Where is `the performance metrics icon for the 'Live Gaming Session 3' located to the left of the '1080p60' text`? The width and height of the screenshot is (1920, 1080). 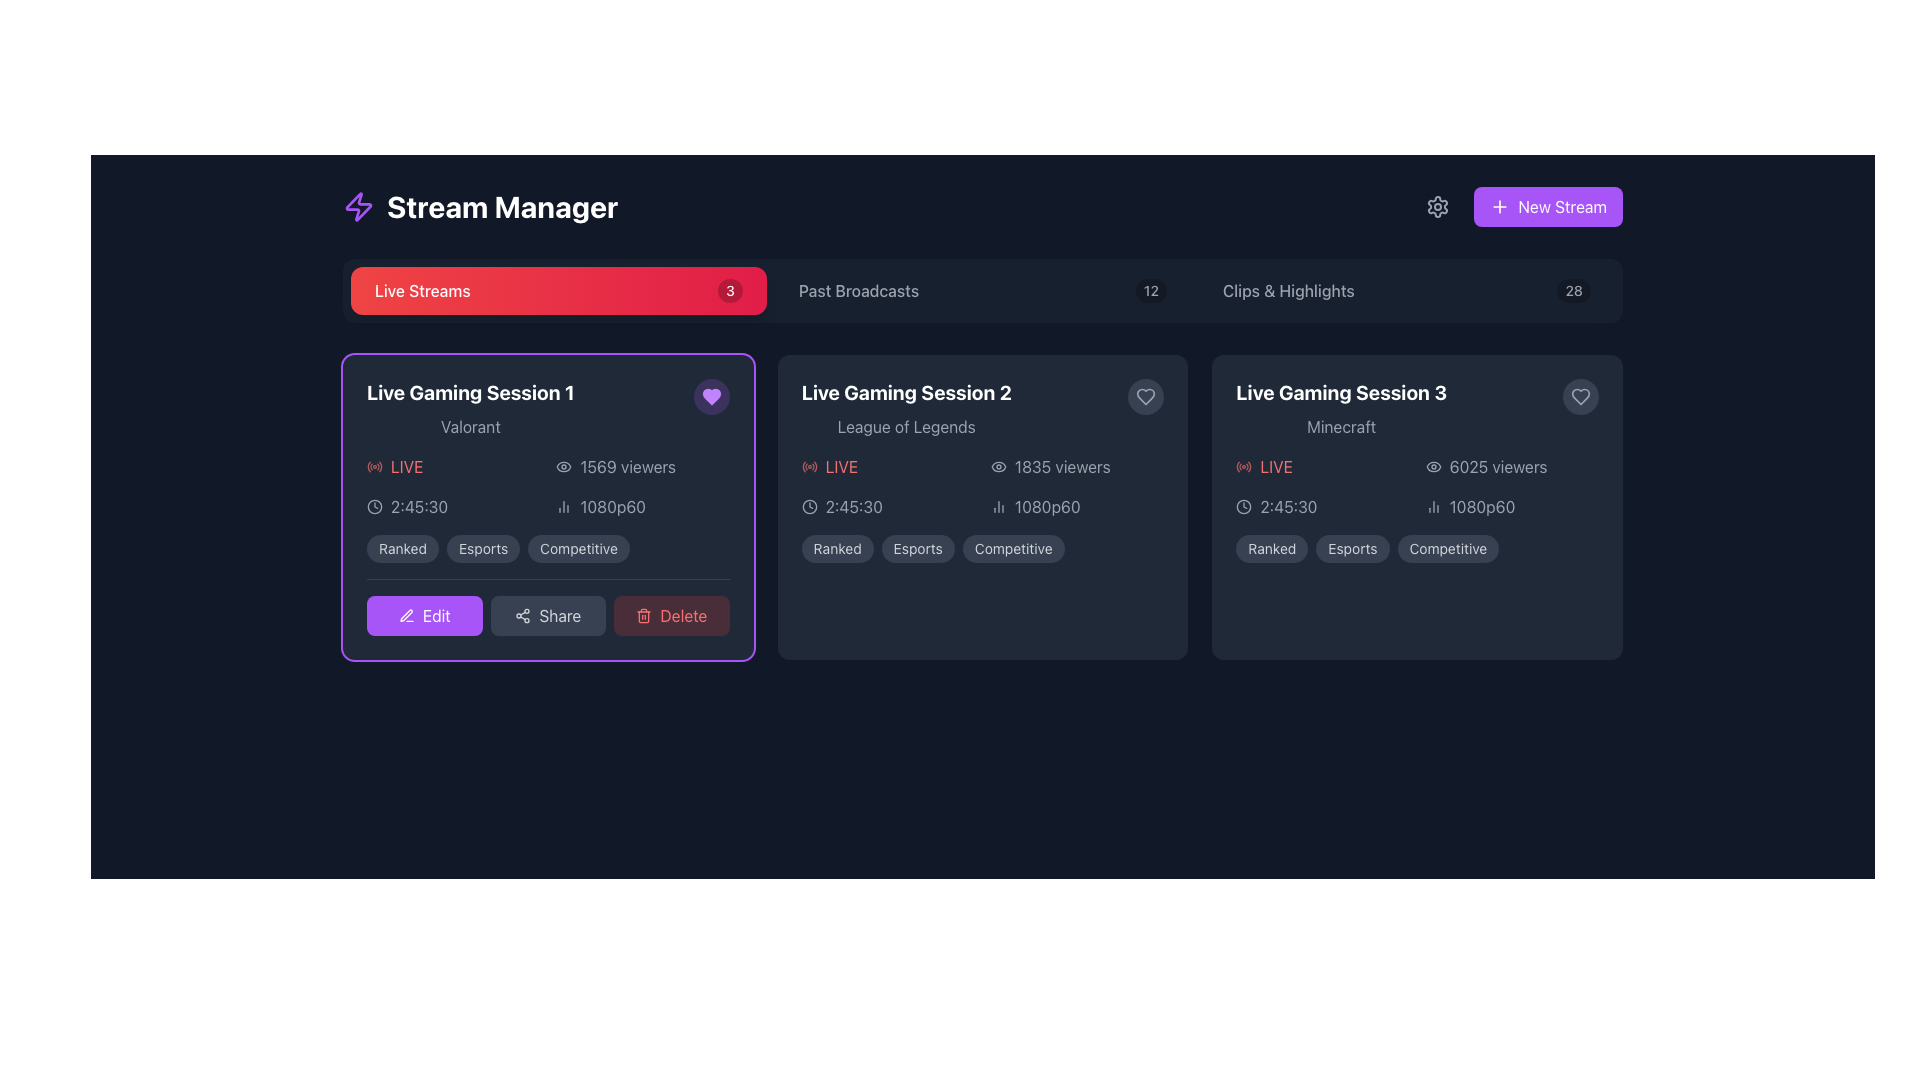 the performance metrics icon for the 'Live Gaming Session 3' located to the left of the '1080p60' text is located at coordinates (1432, 505).